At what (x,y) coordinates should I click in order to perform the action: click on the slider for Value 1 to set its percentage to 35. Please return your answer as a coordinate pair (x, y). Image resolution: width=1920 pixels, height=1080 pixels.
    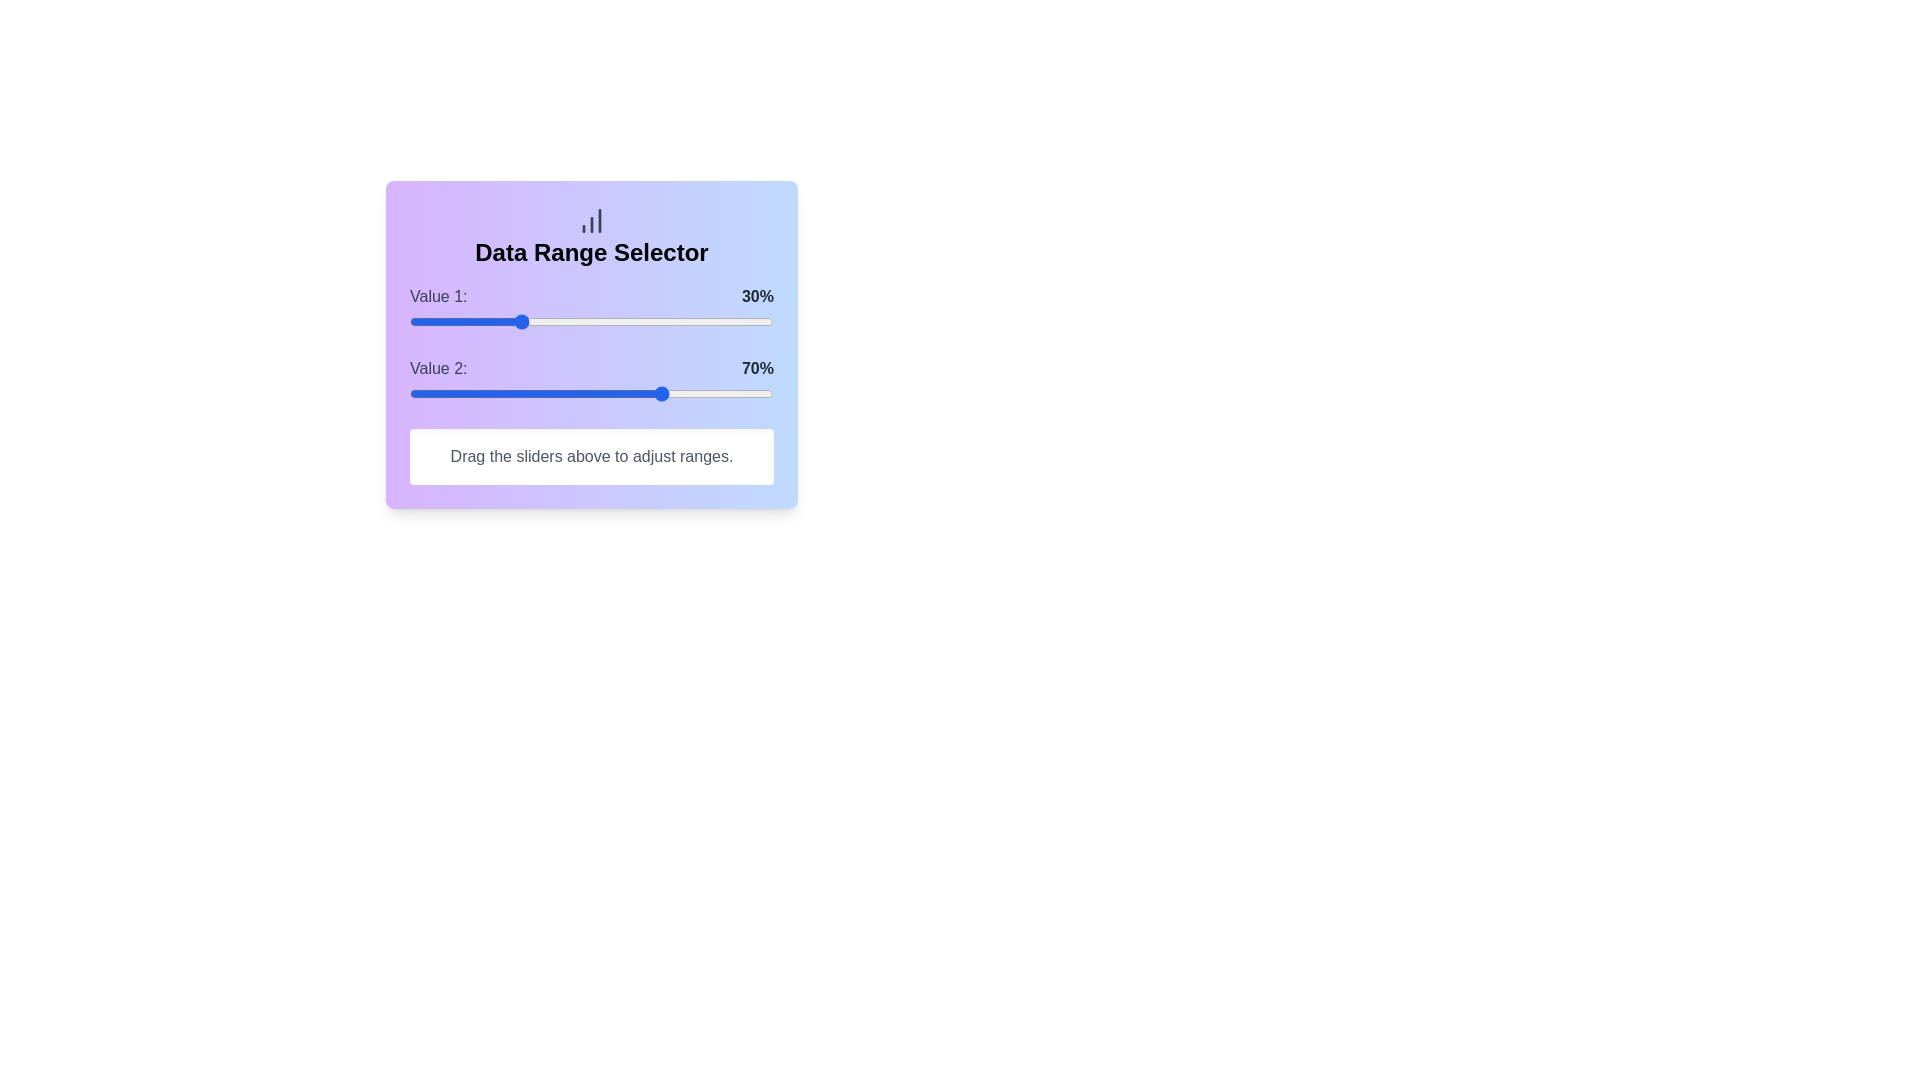
    Looking at the image, I should click on (537, 320).